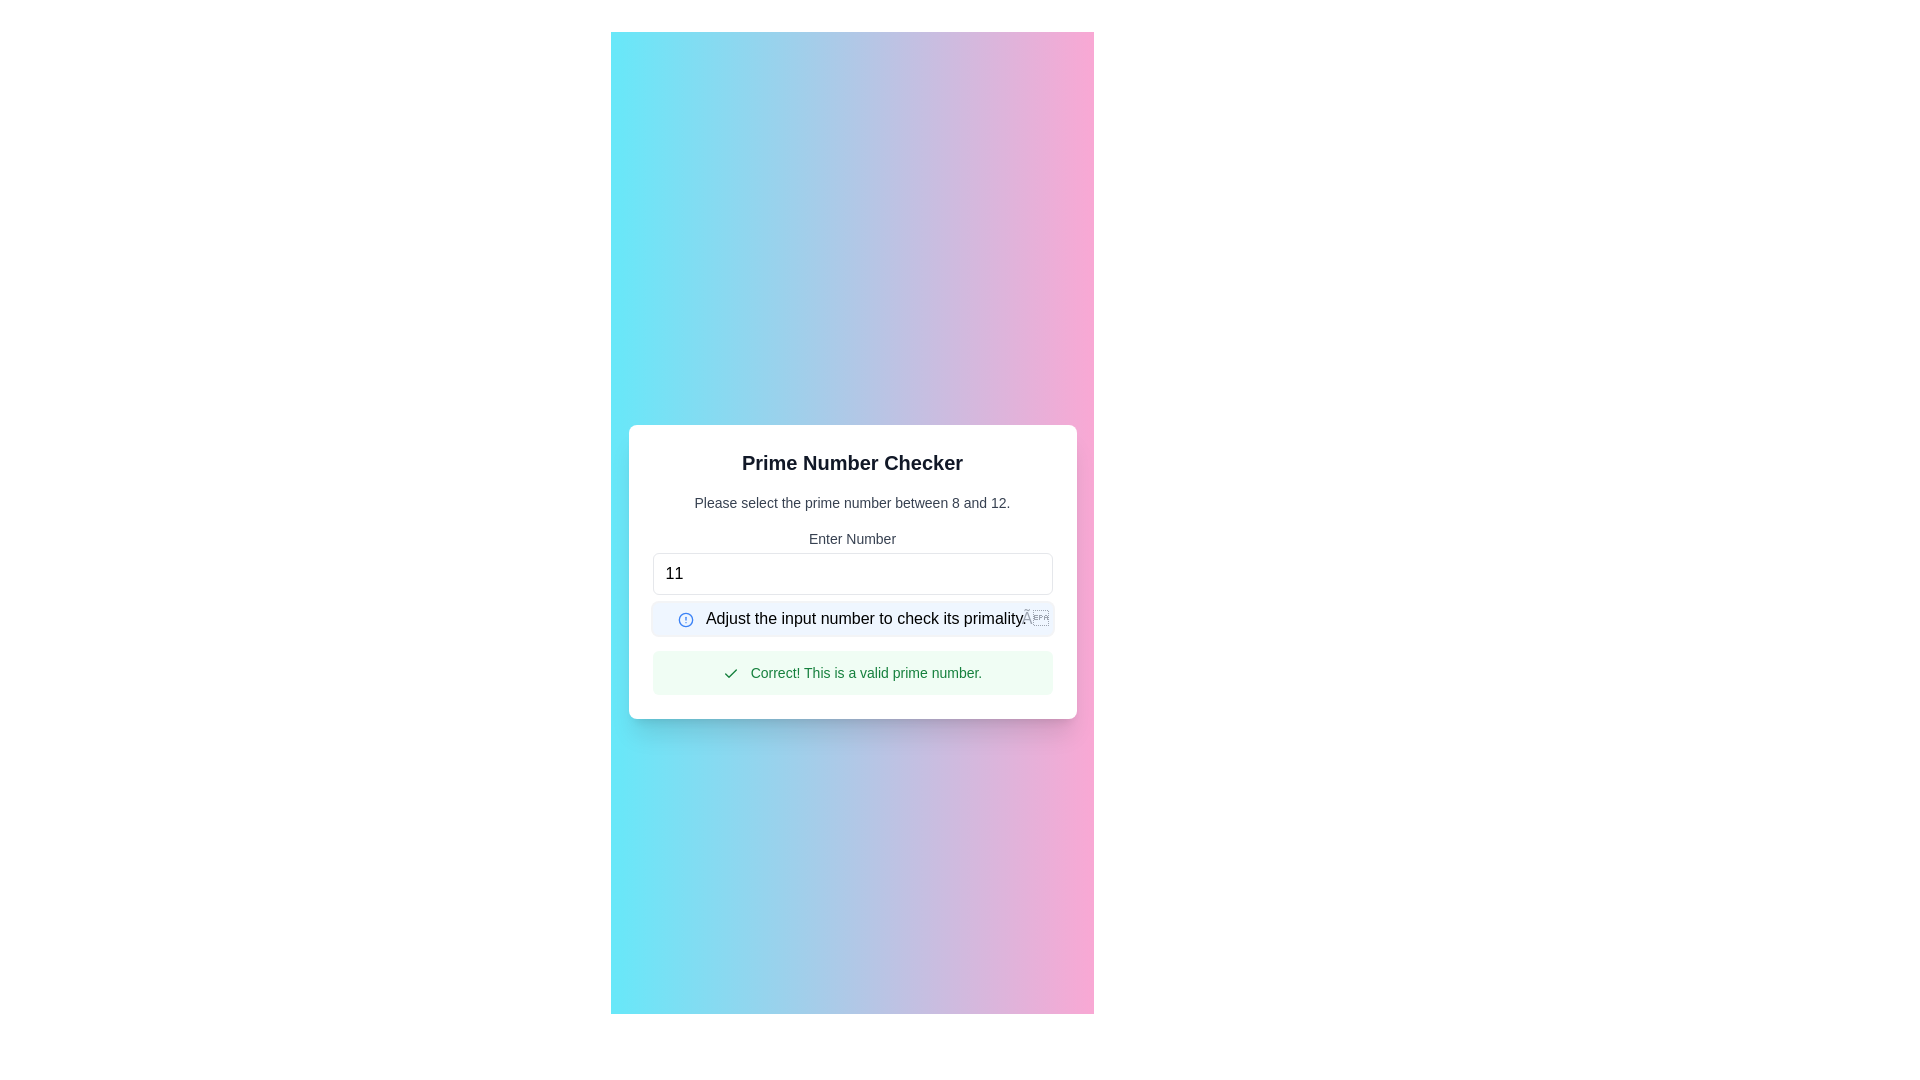  What do you see at coordinates (686, 618) in the screenshot?
I see `the notification icon that indicates alerts related to the feedback message 'Adjust the input number to check its primality'` at bounding box center [686, 618].